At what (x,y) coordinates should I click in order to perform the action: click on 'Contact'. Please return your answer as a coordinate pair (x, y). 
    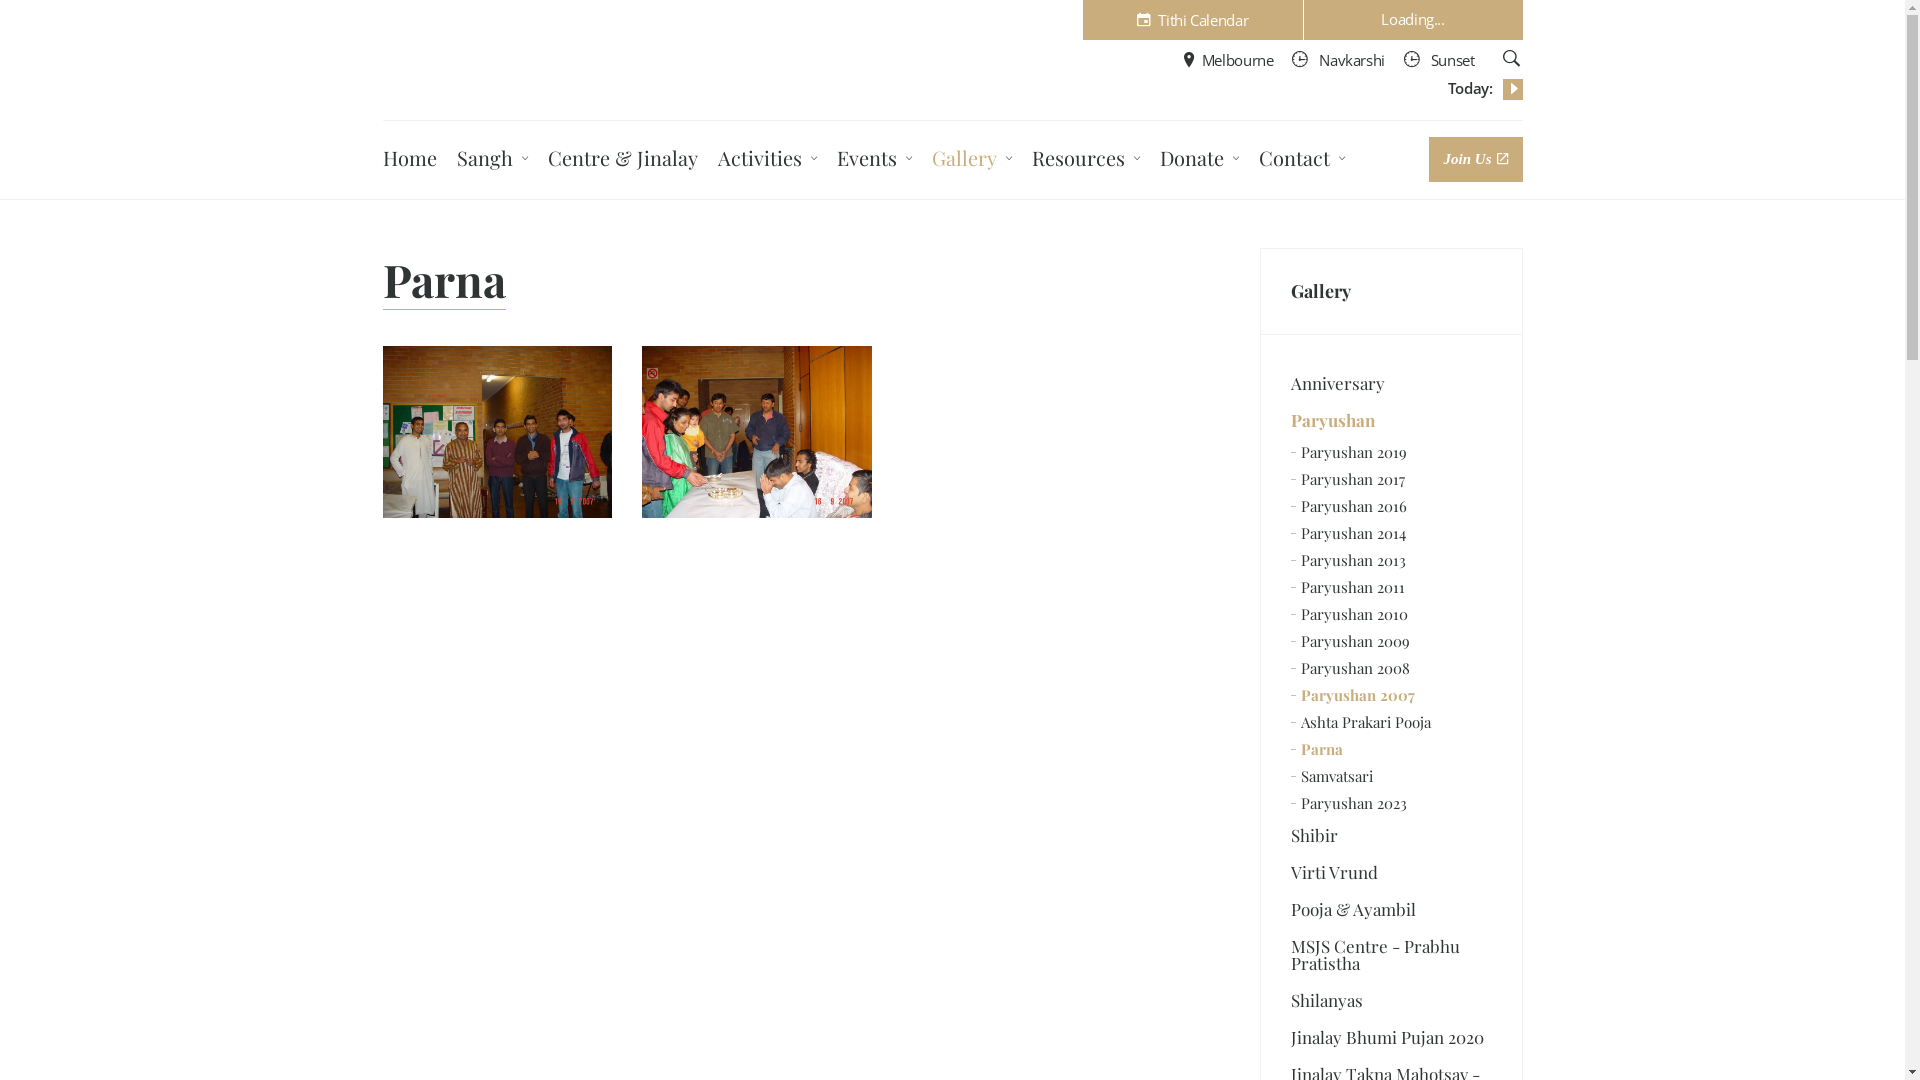
    Looking at the image, I should click on (1305, 160).